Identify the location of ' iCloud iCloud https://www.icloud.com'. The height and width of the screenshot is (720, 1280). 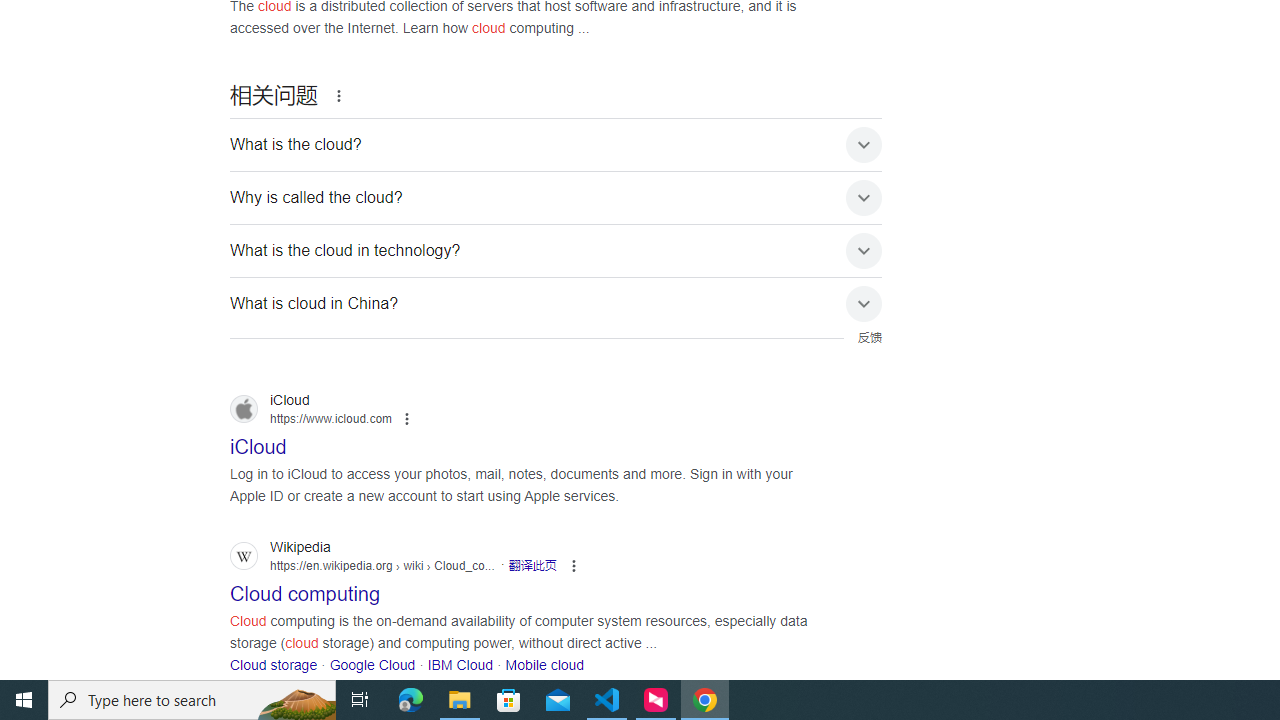
(257, 440).